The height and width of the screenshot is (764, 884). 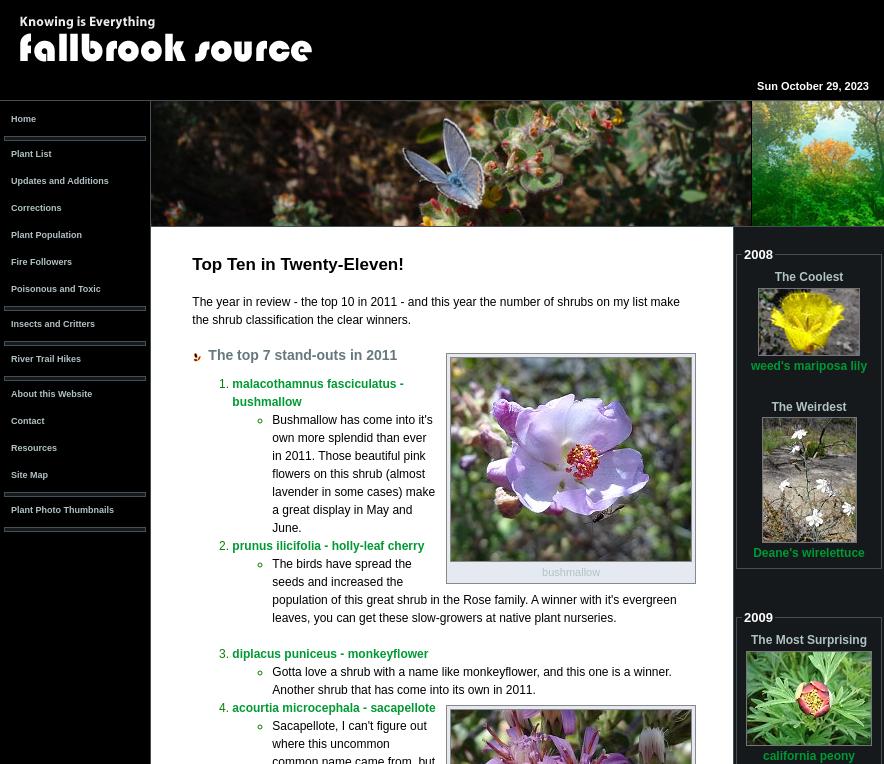 What do you see at coordinates (23, 118) in the screenshot?
I see `'Home'` at bounding box center [23, 118].